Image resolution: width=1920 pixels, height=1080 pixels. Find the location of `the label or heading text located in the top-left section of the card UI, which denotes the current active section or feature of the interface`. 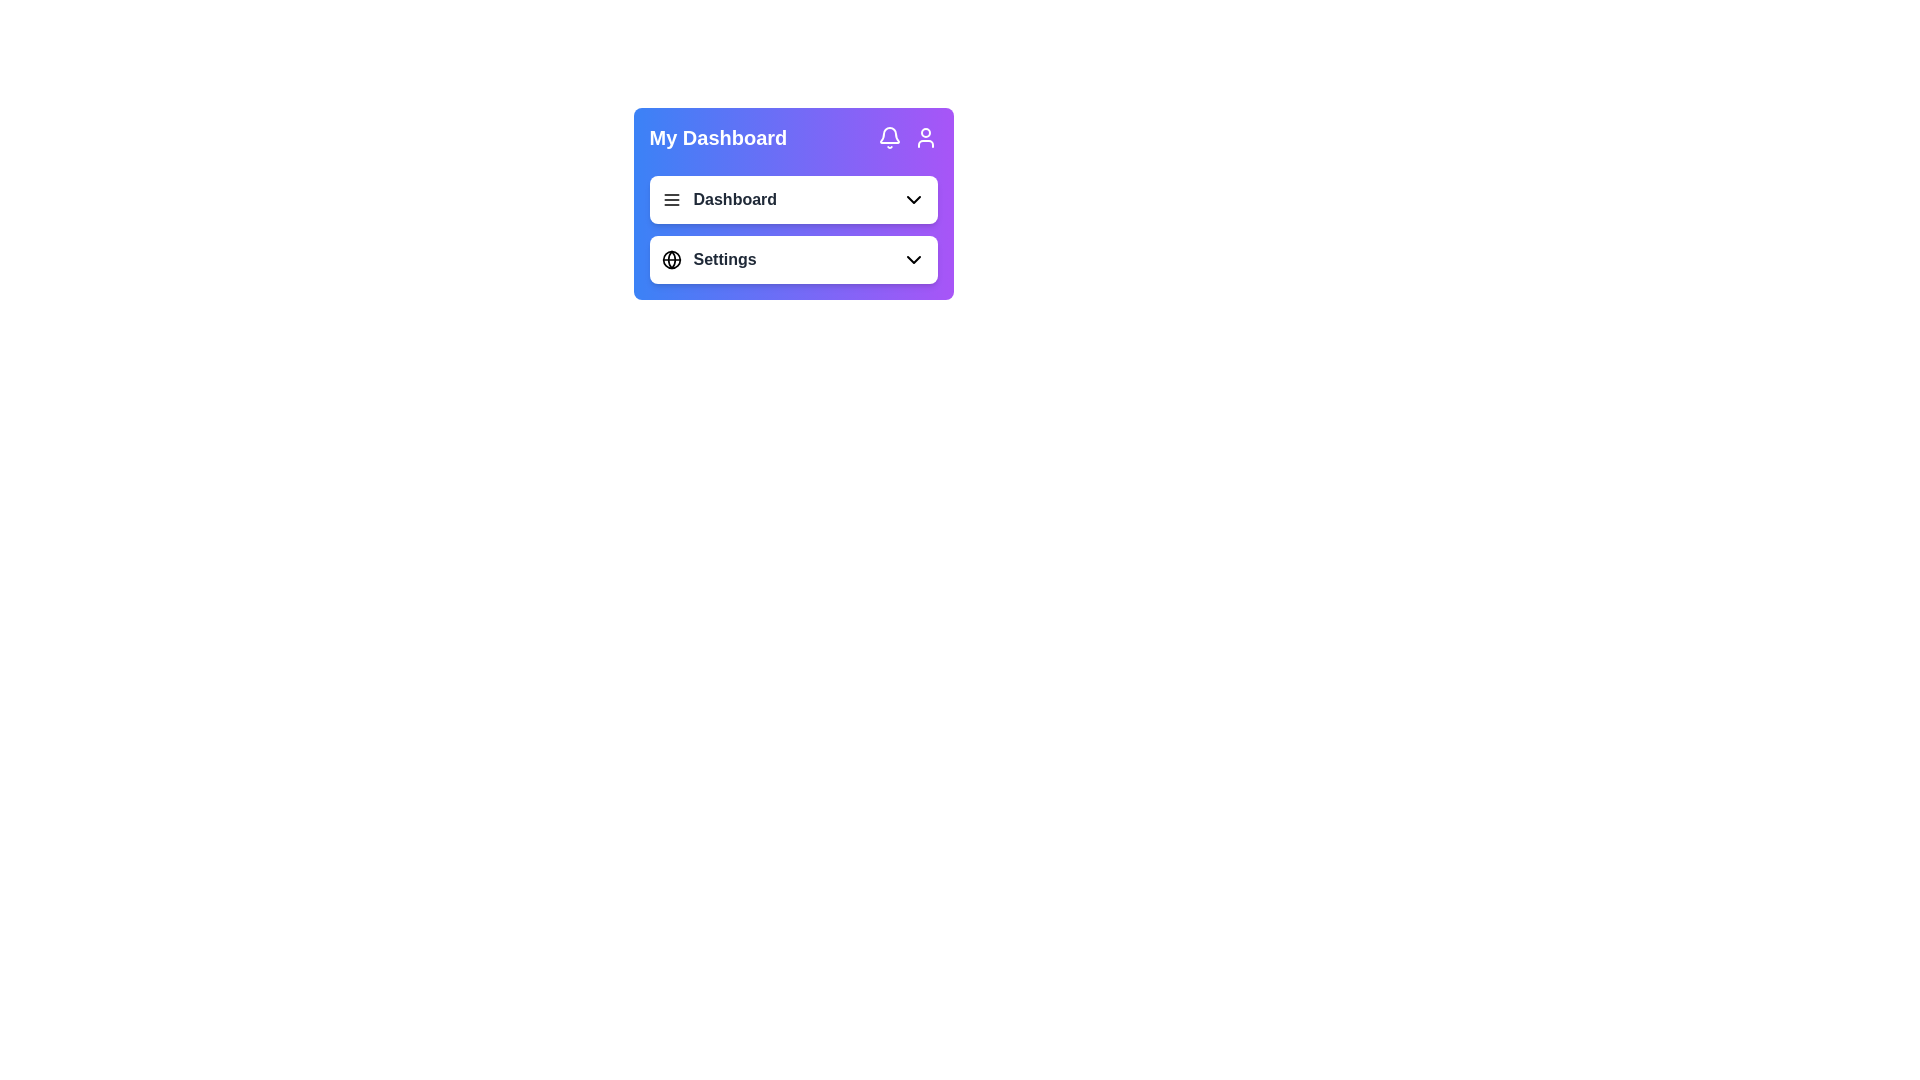

the label or heading text located in the top-left section of the card UI, which denotes the current active section or feature of the interface is located at coordinates (734, 200).